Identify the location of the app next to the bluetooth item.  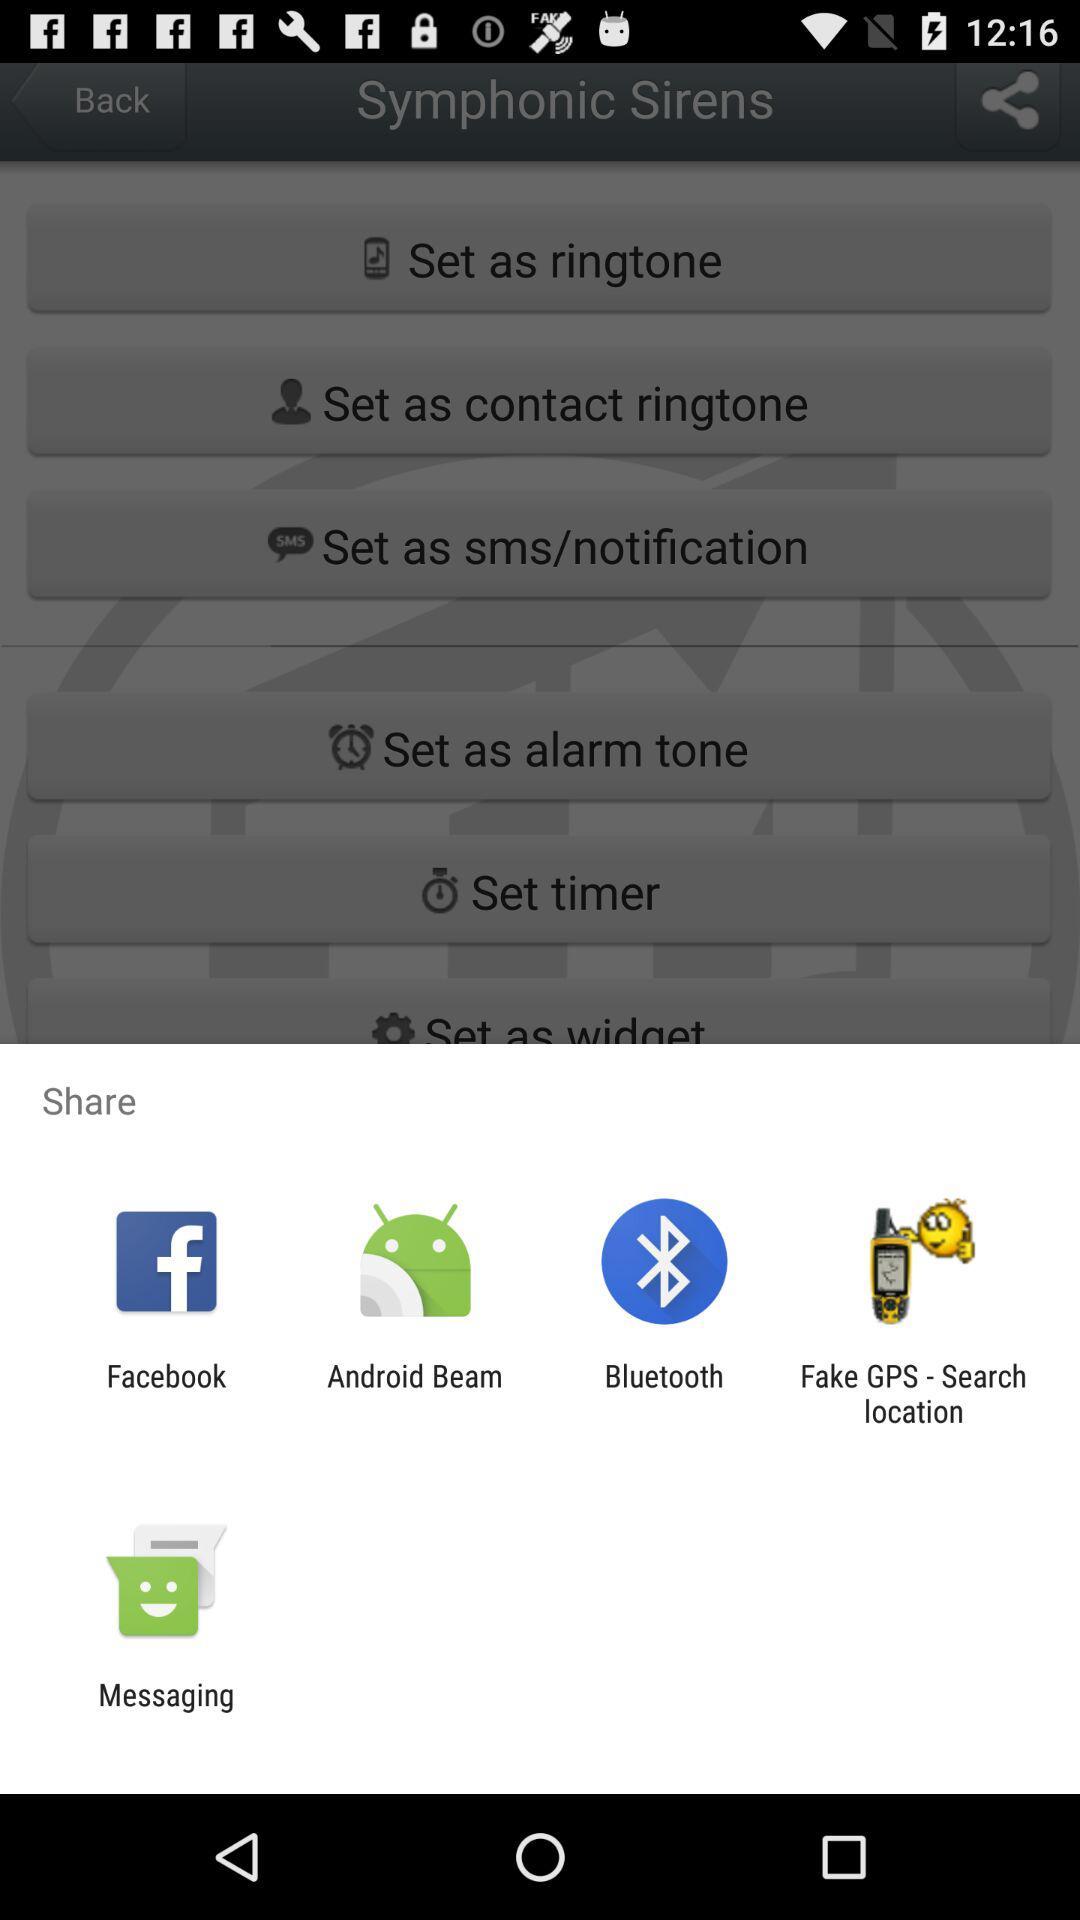
(414, 1392).